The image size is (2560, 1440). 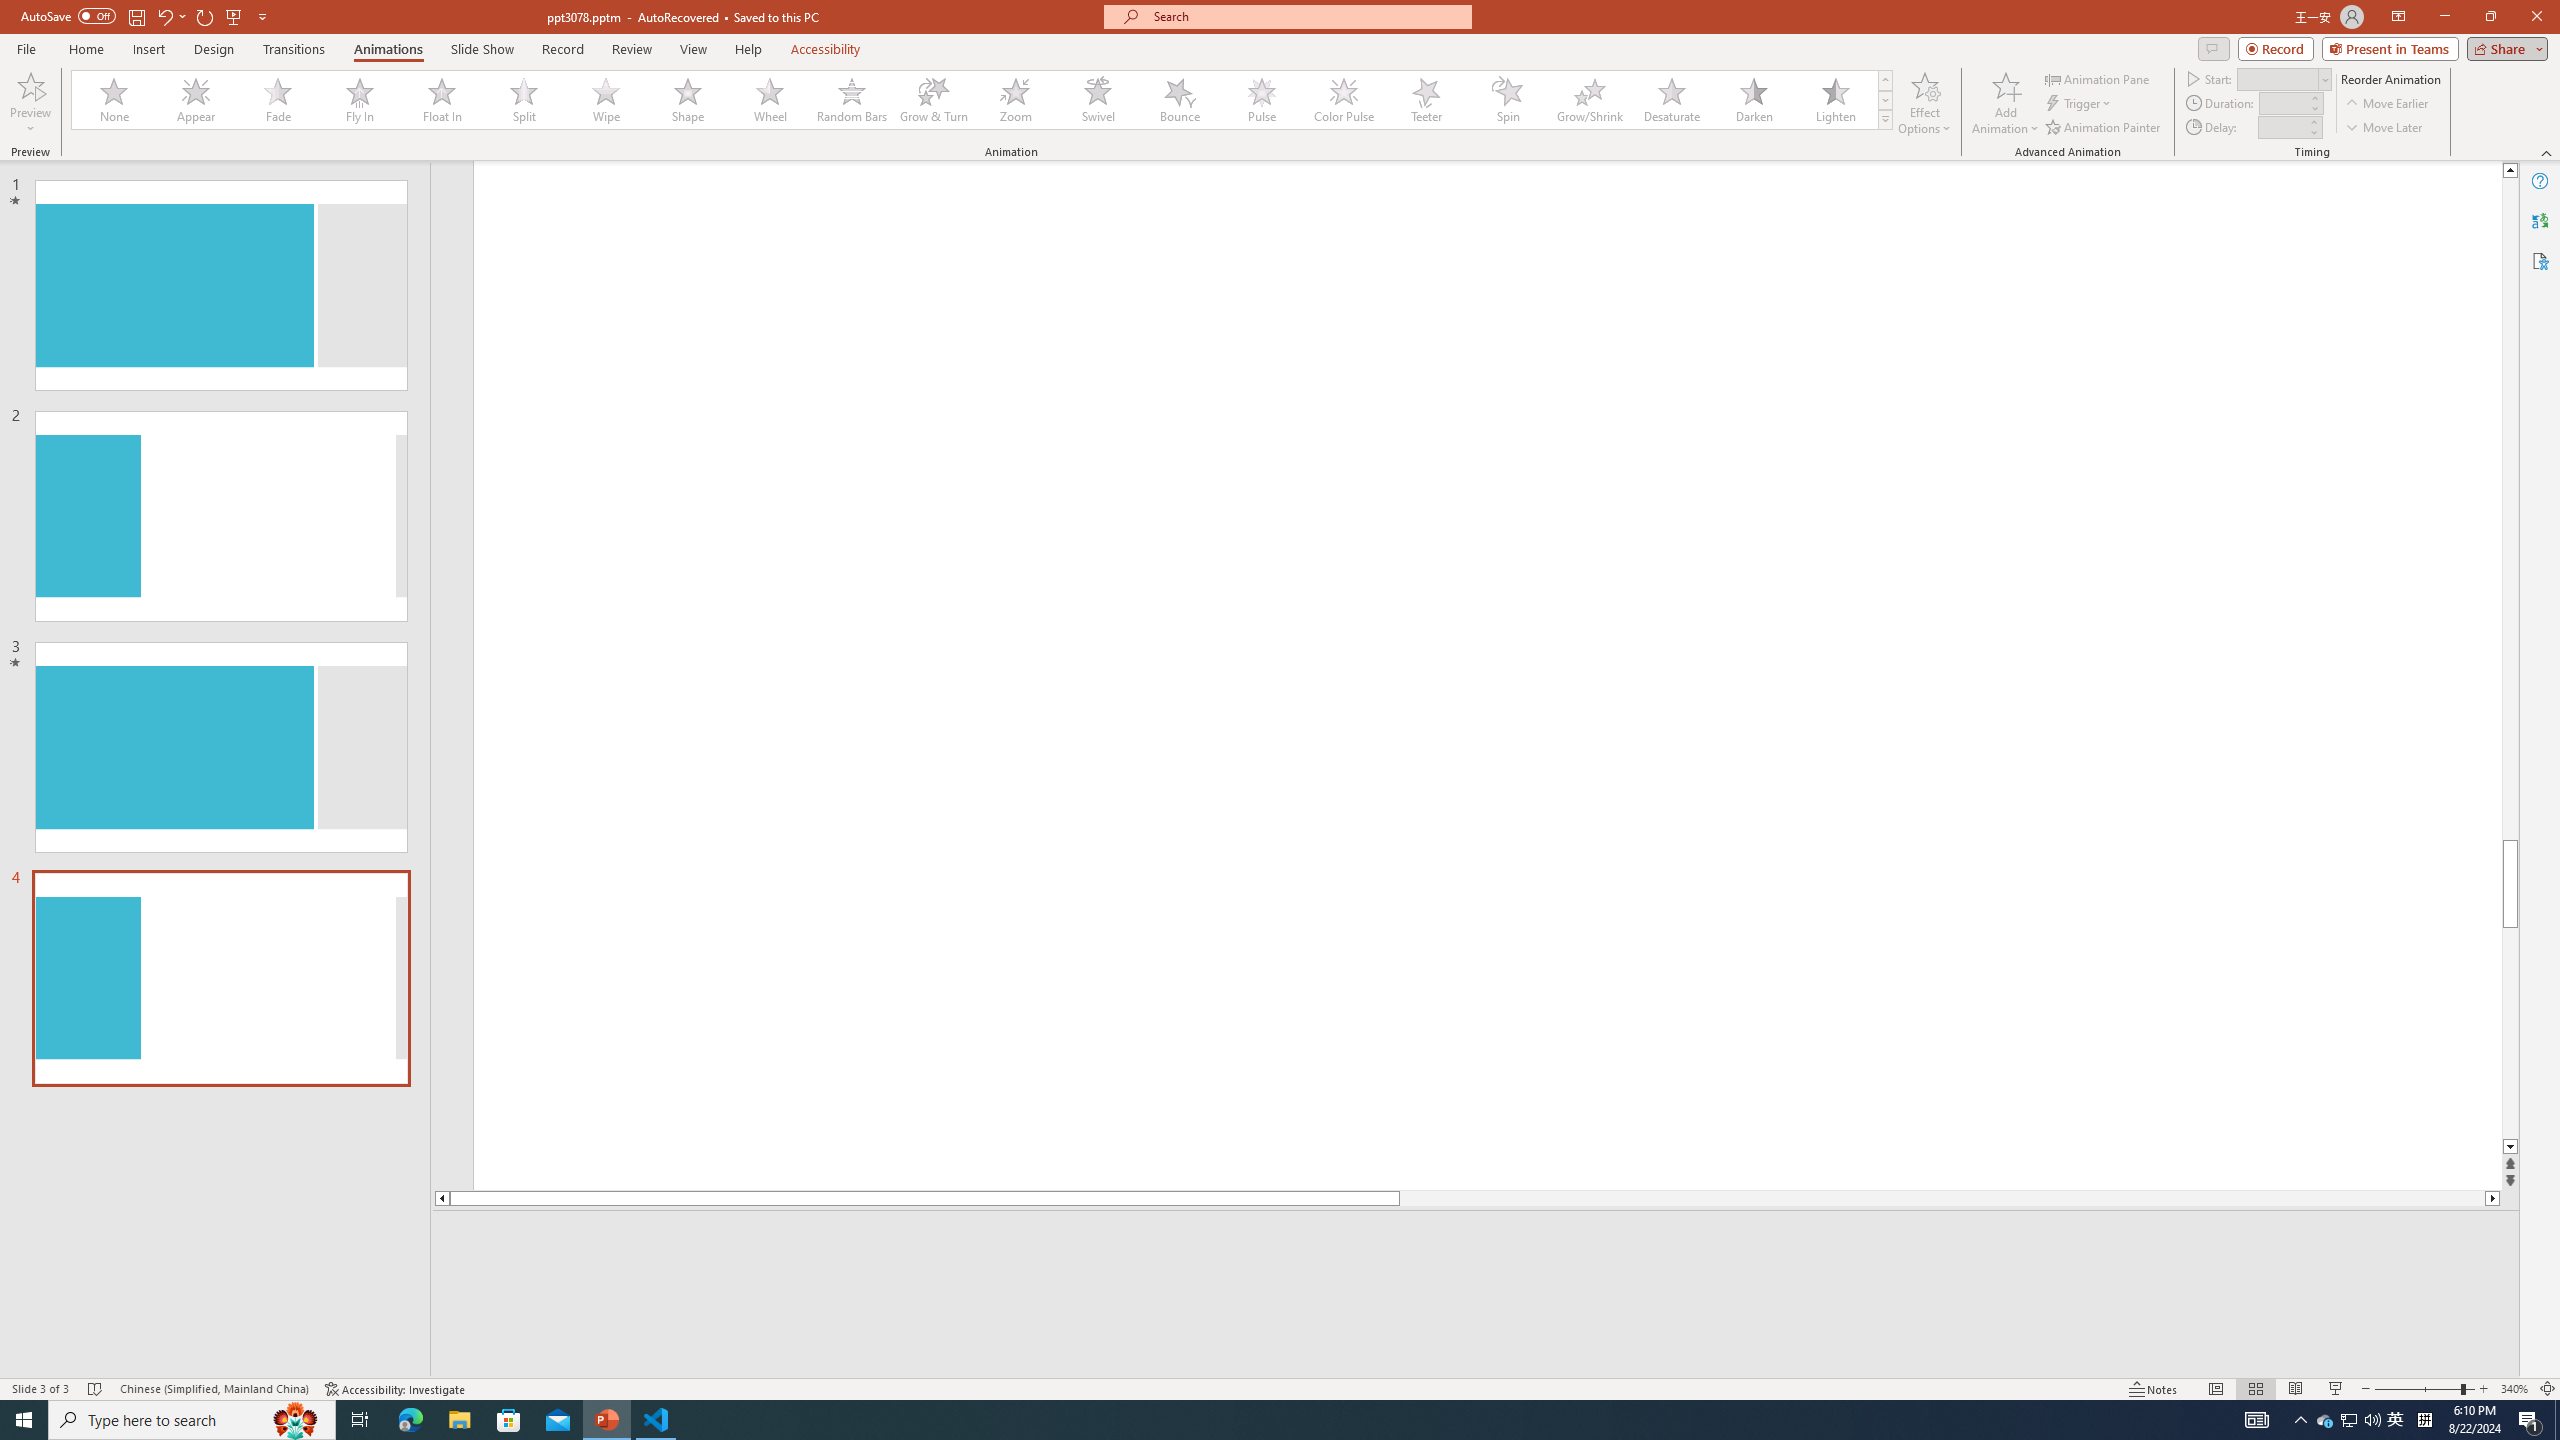 I want to click on 'Animation Pane', so click(x=2099, y=78).